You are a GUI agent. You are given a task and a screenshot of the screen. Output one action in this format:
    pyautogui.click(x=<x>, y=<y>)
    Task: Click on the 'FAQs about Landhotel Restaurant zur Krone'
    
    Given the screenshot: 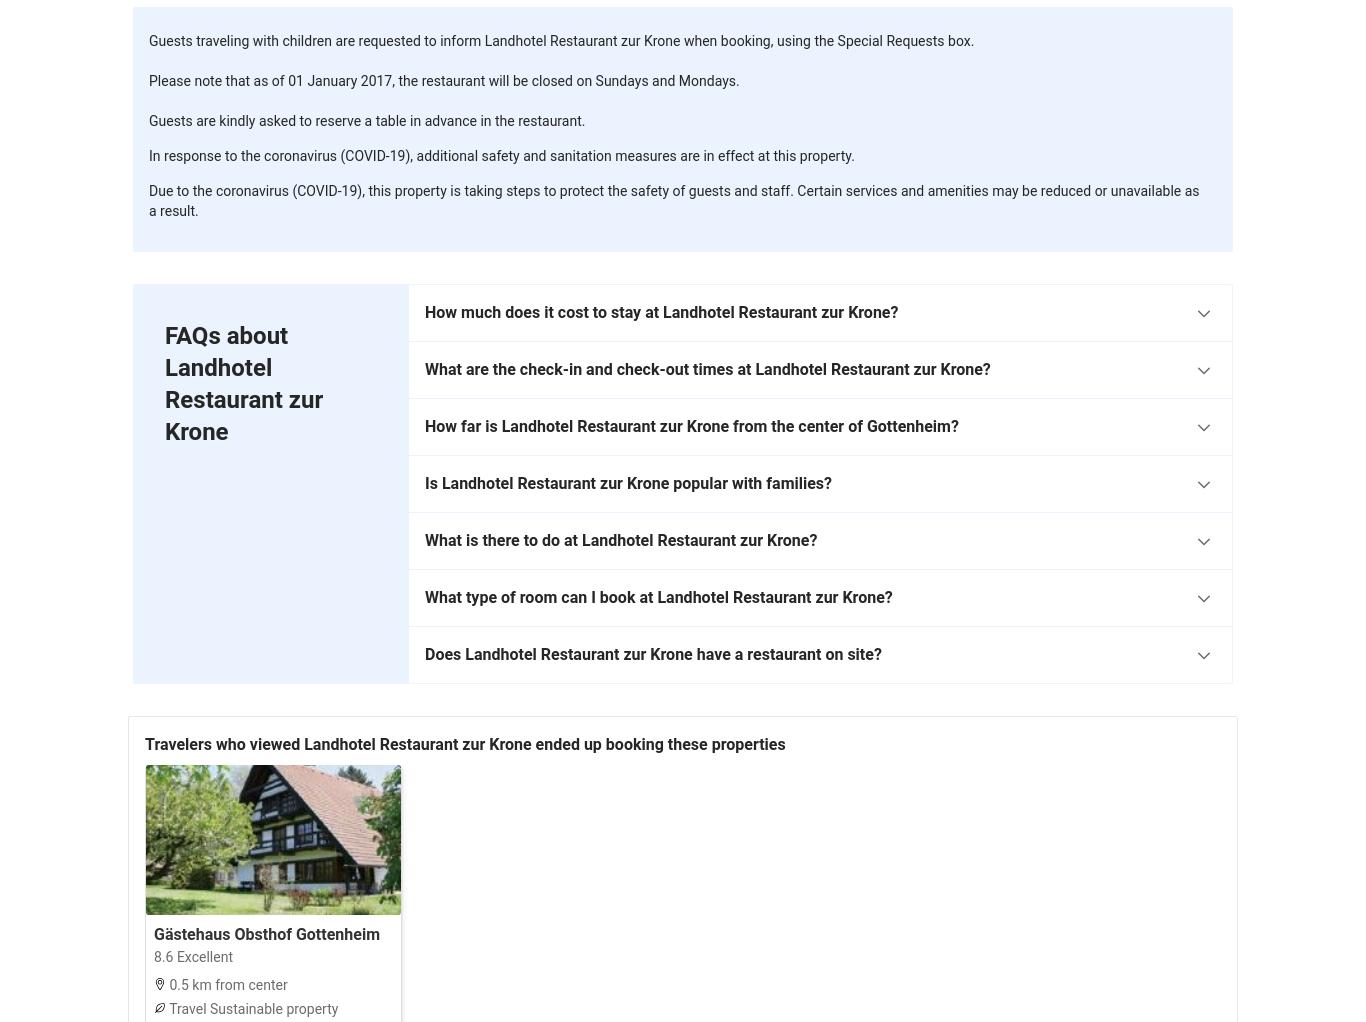 What is the action you would take?
    pyautogui.click(x=243, y=382)
    